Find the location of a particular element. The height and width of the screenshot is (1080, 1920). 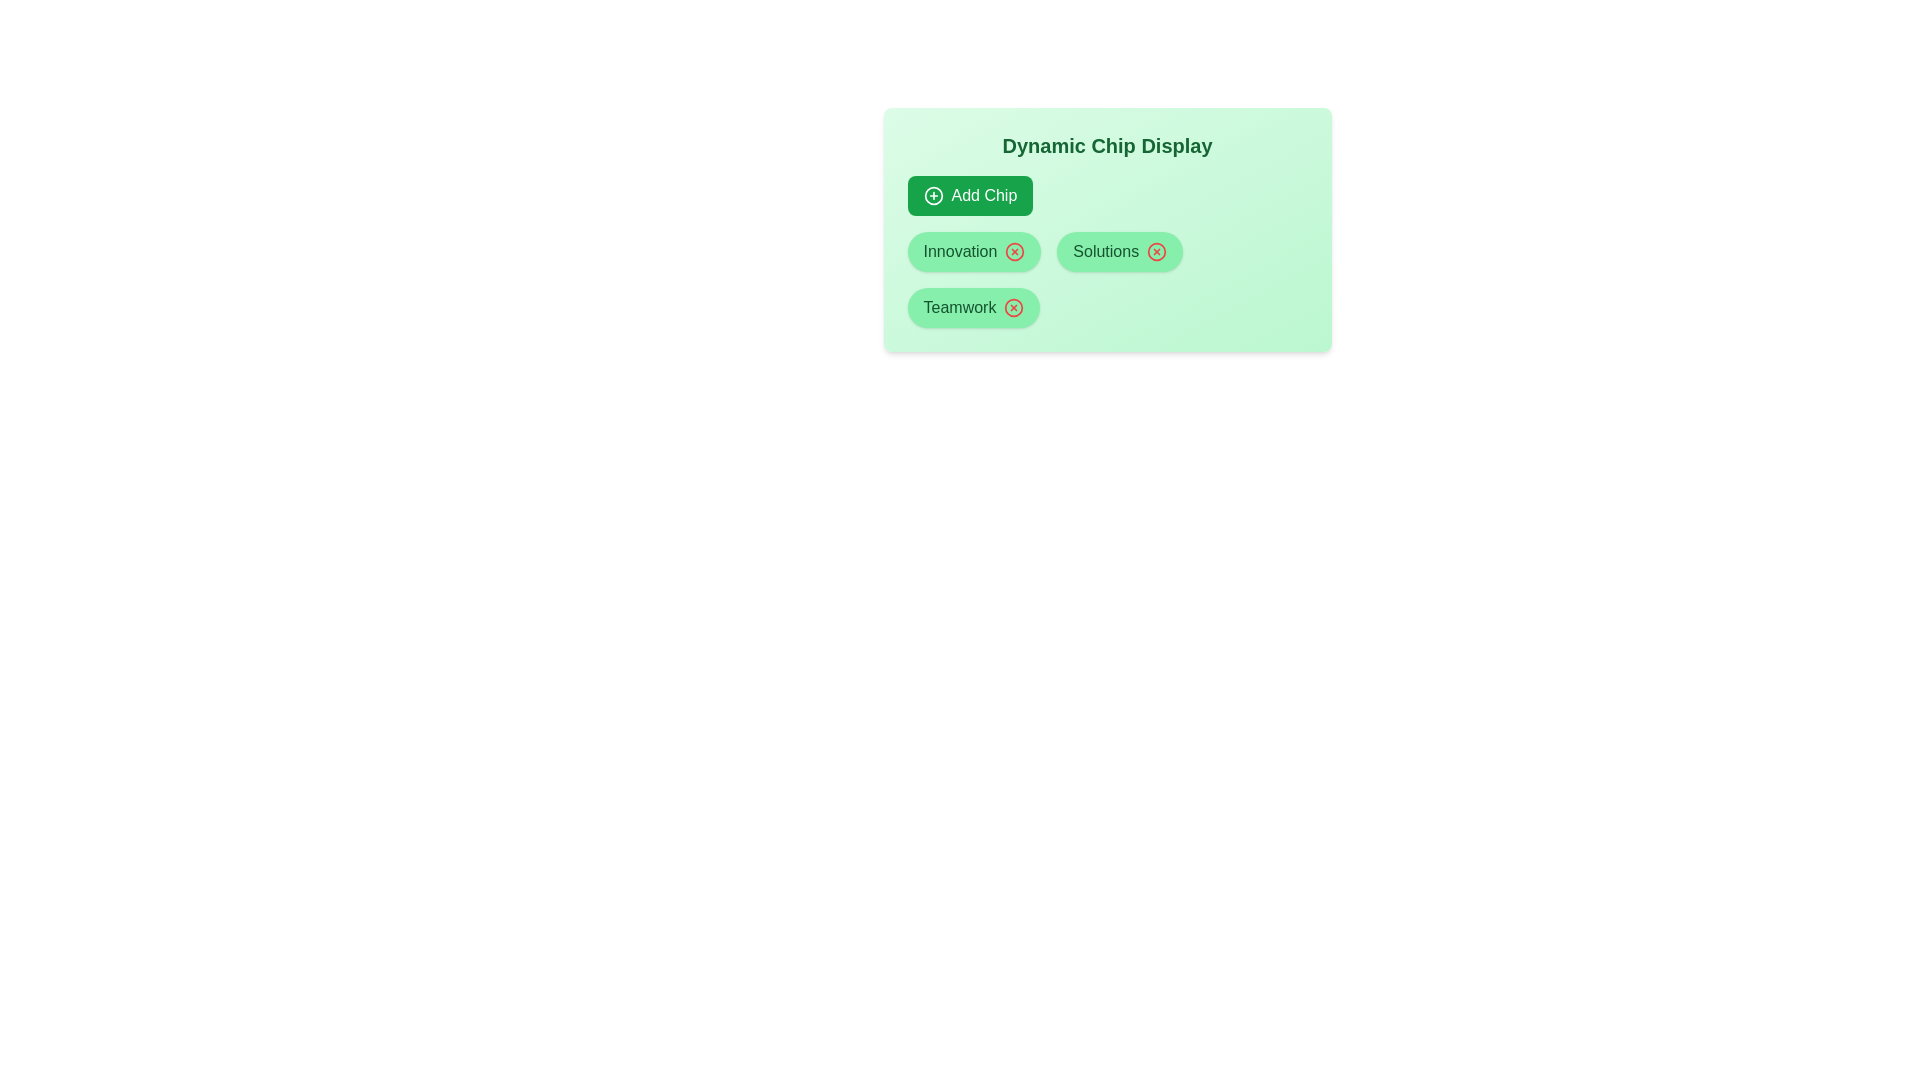

'Add Chip' button to add a new chip to the display is located at coordinates (969, 196).